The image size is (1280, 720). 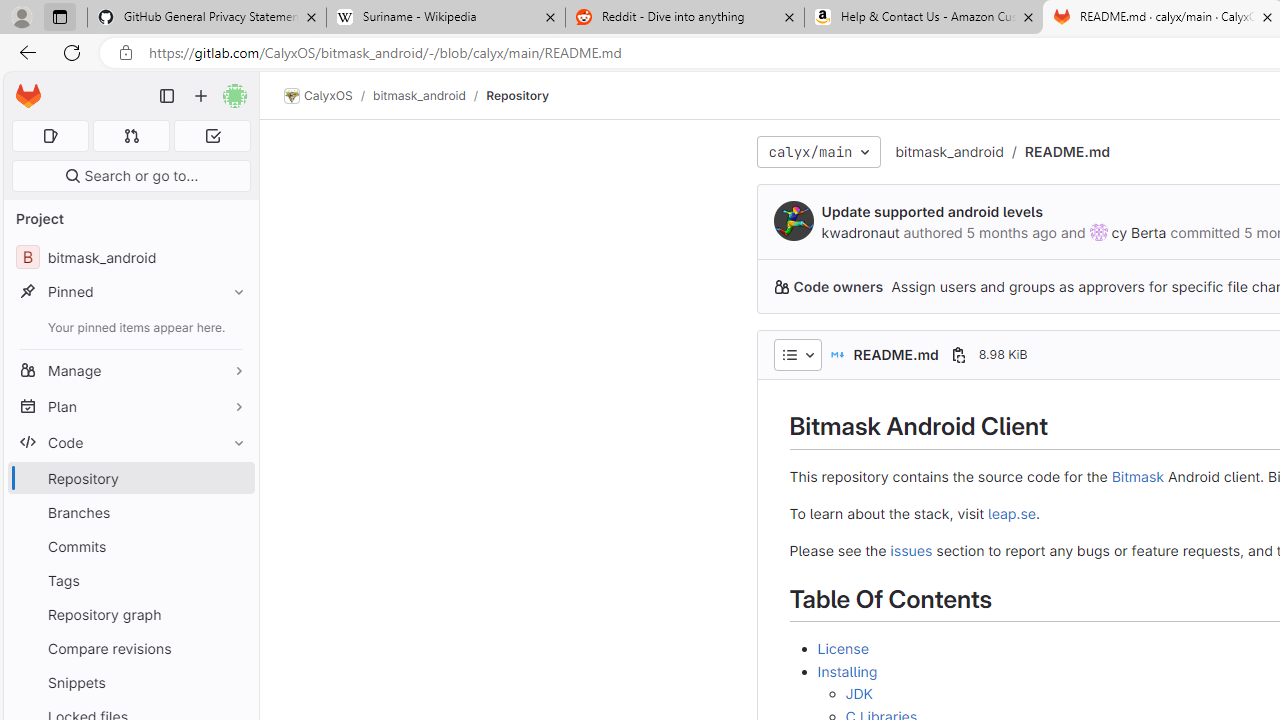 I want to click on 'Installing', so click(x=847, y=670).